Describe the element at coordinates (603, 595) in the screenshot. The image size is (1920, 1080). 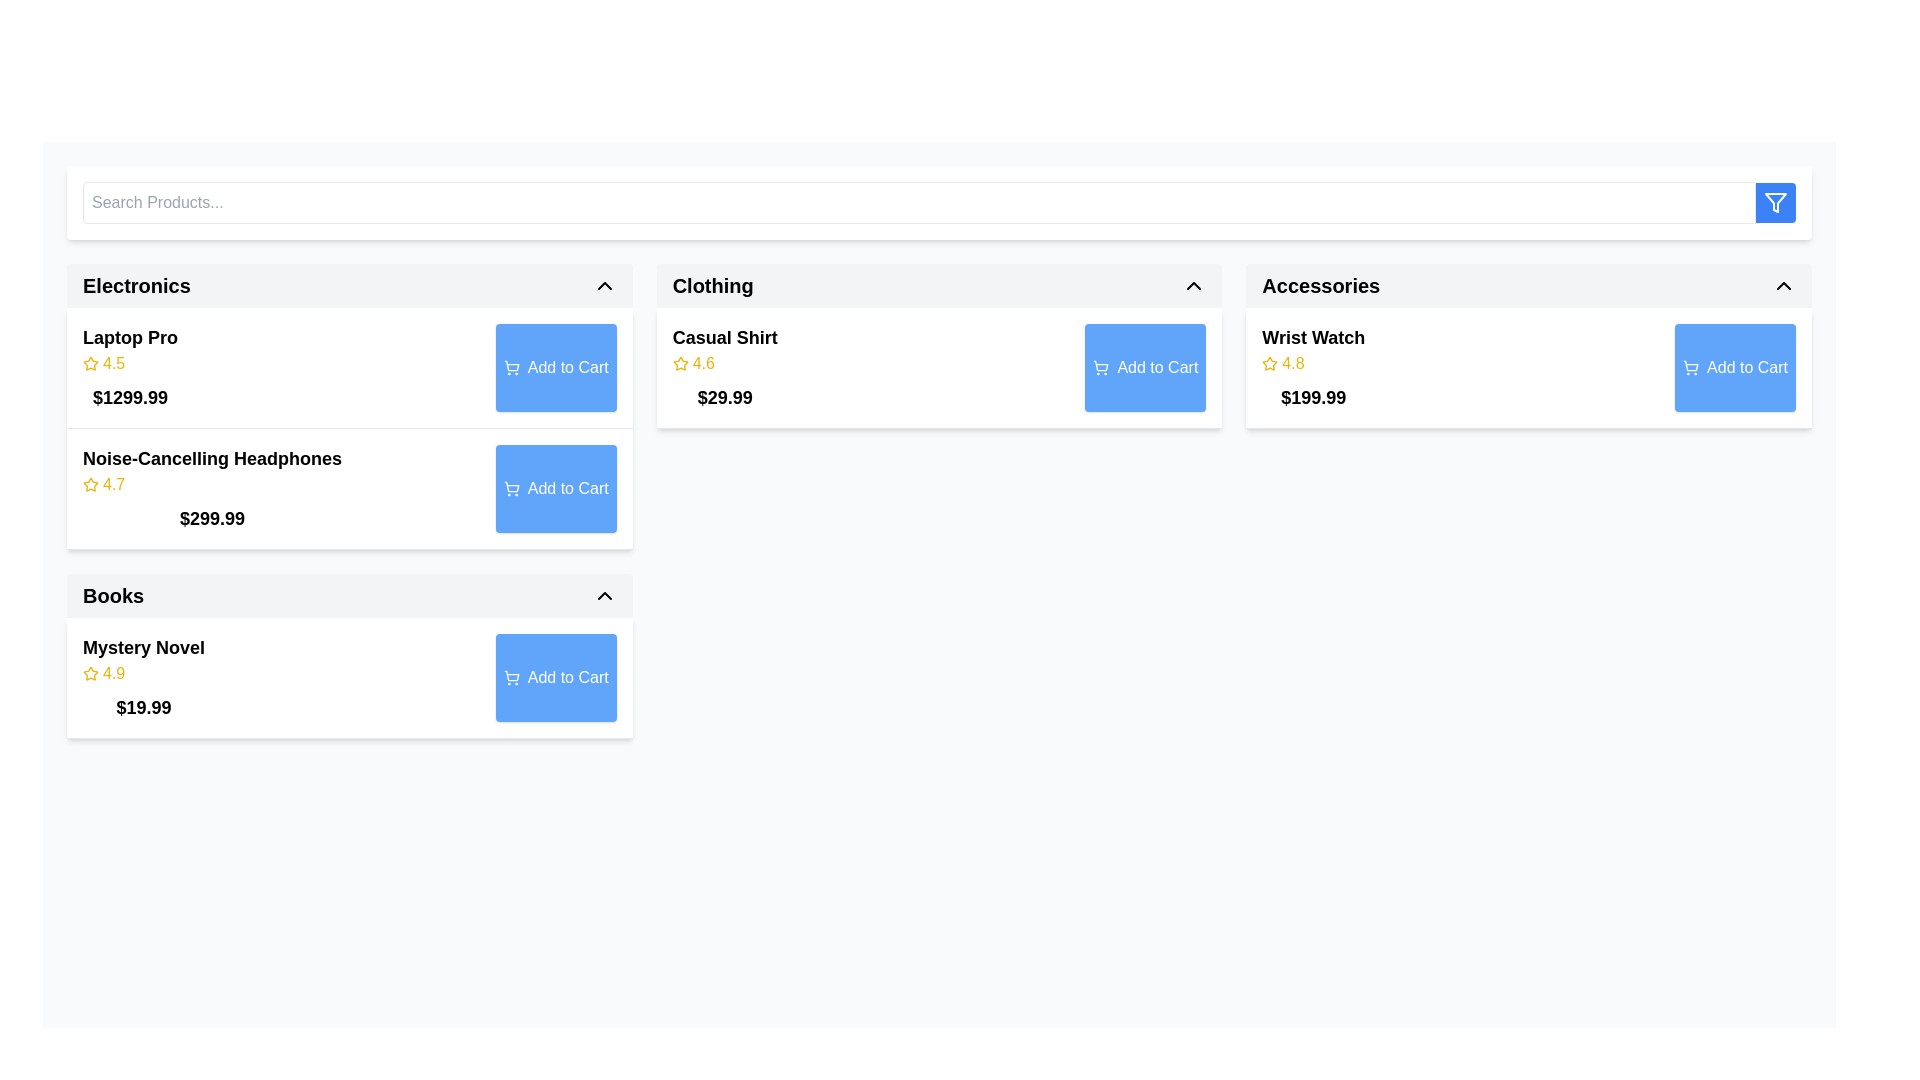
I see `the chevron icon button in the 'Books' section header to get context for its functionality` at that location.